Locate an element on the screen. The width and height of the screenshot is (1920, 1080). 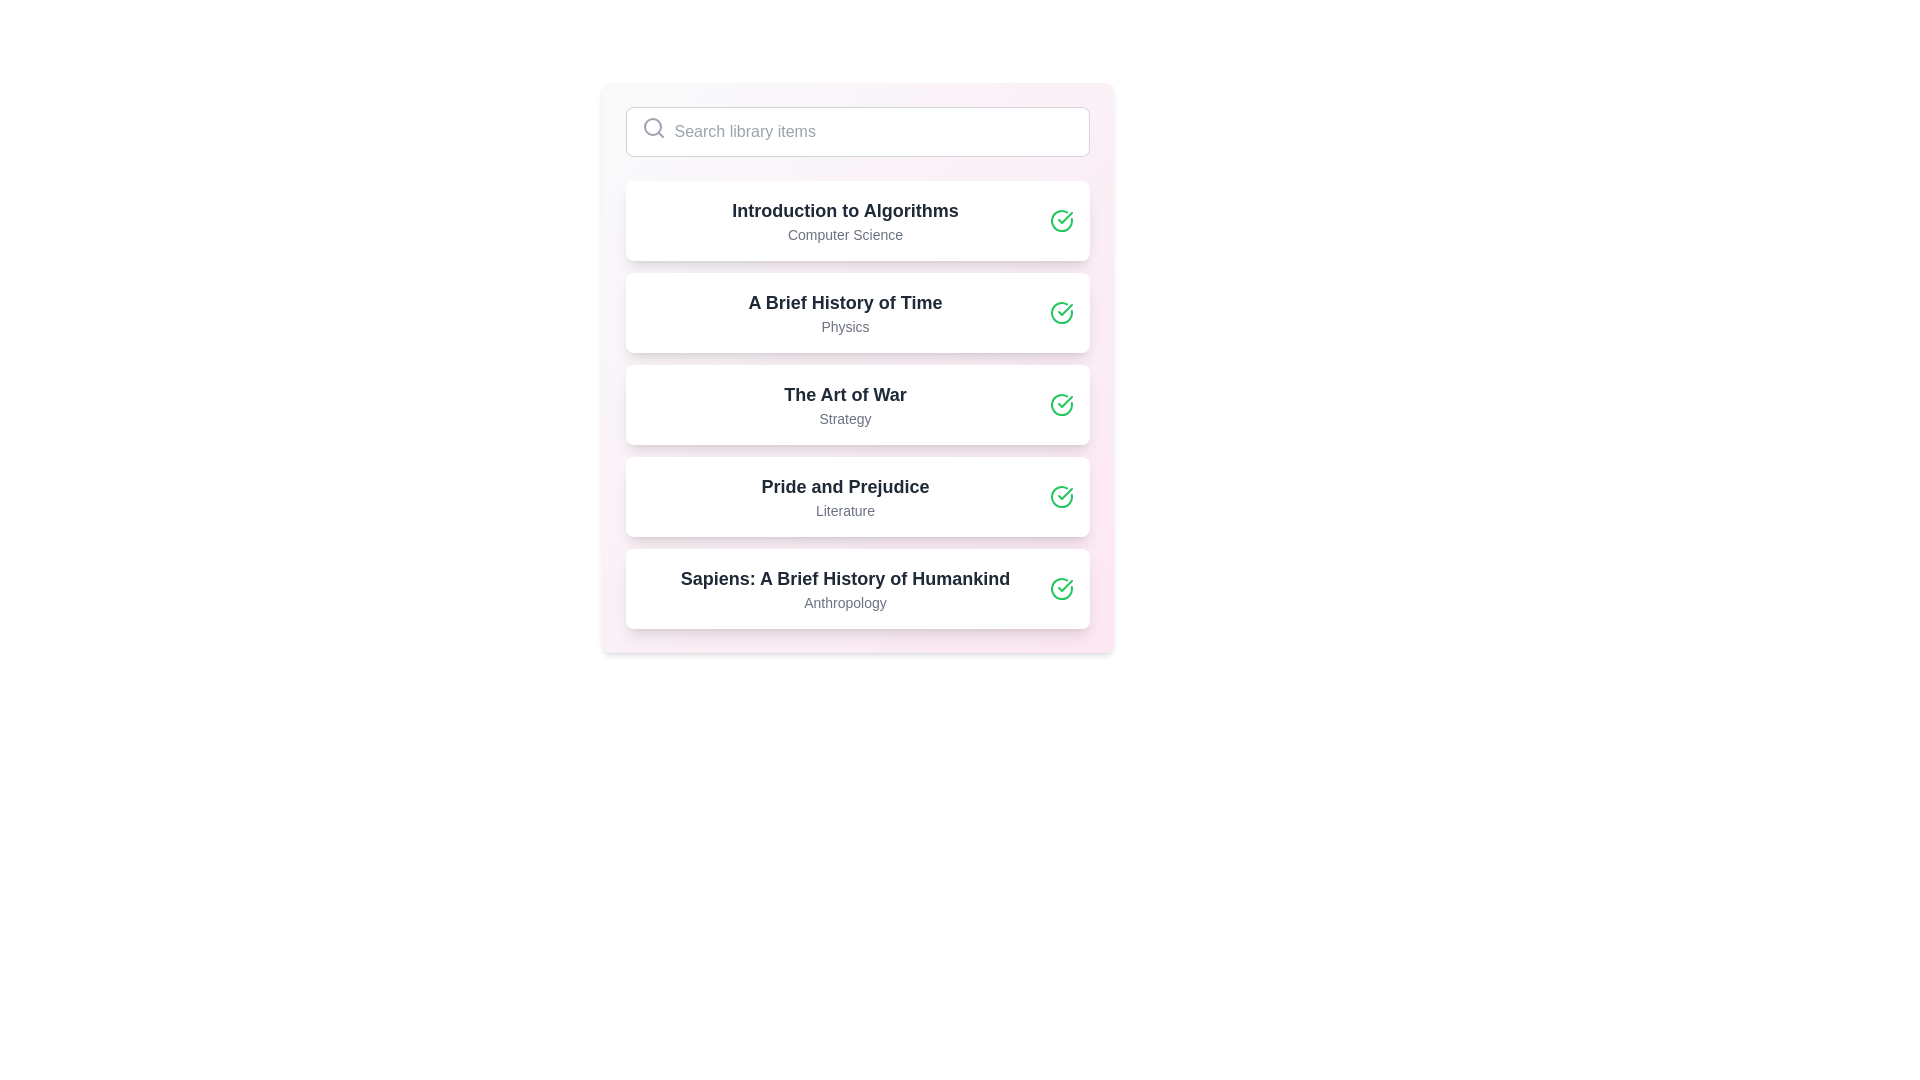
the text label reading 'Computer Science' which is styled in a smaller font size and located directly below 'Introduction to Algorithms' is located at coordinates (845, 234).